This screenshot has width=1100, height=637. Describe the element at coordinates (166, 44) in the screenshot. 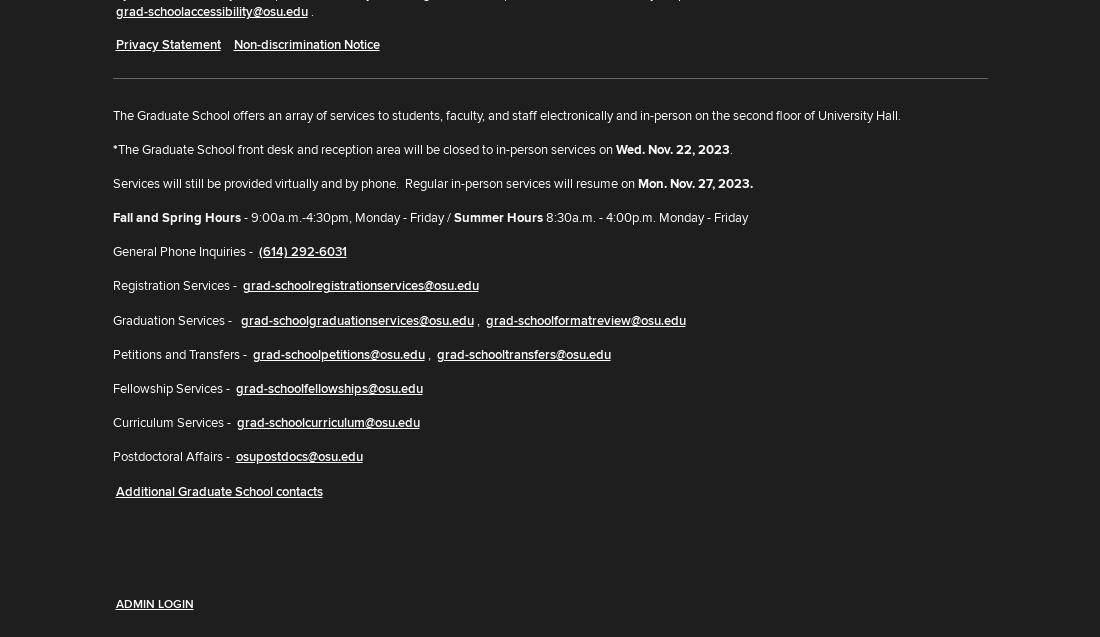

I see `'Privacy Statement'` at that location.